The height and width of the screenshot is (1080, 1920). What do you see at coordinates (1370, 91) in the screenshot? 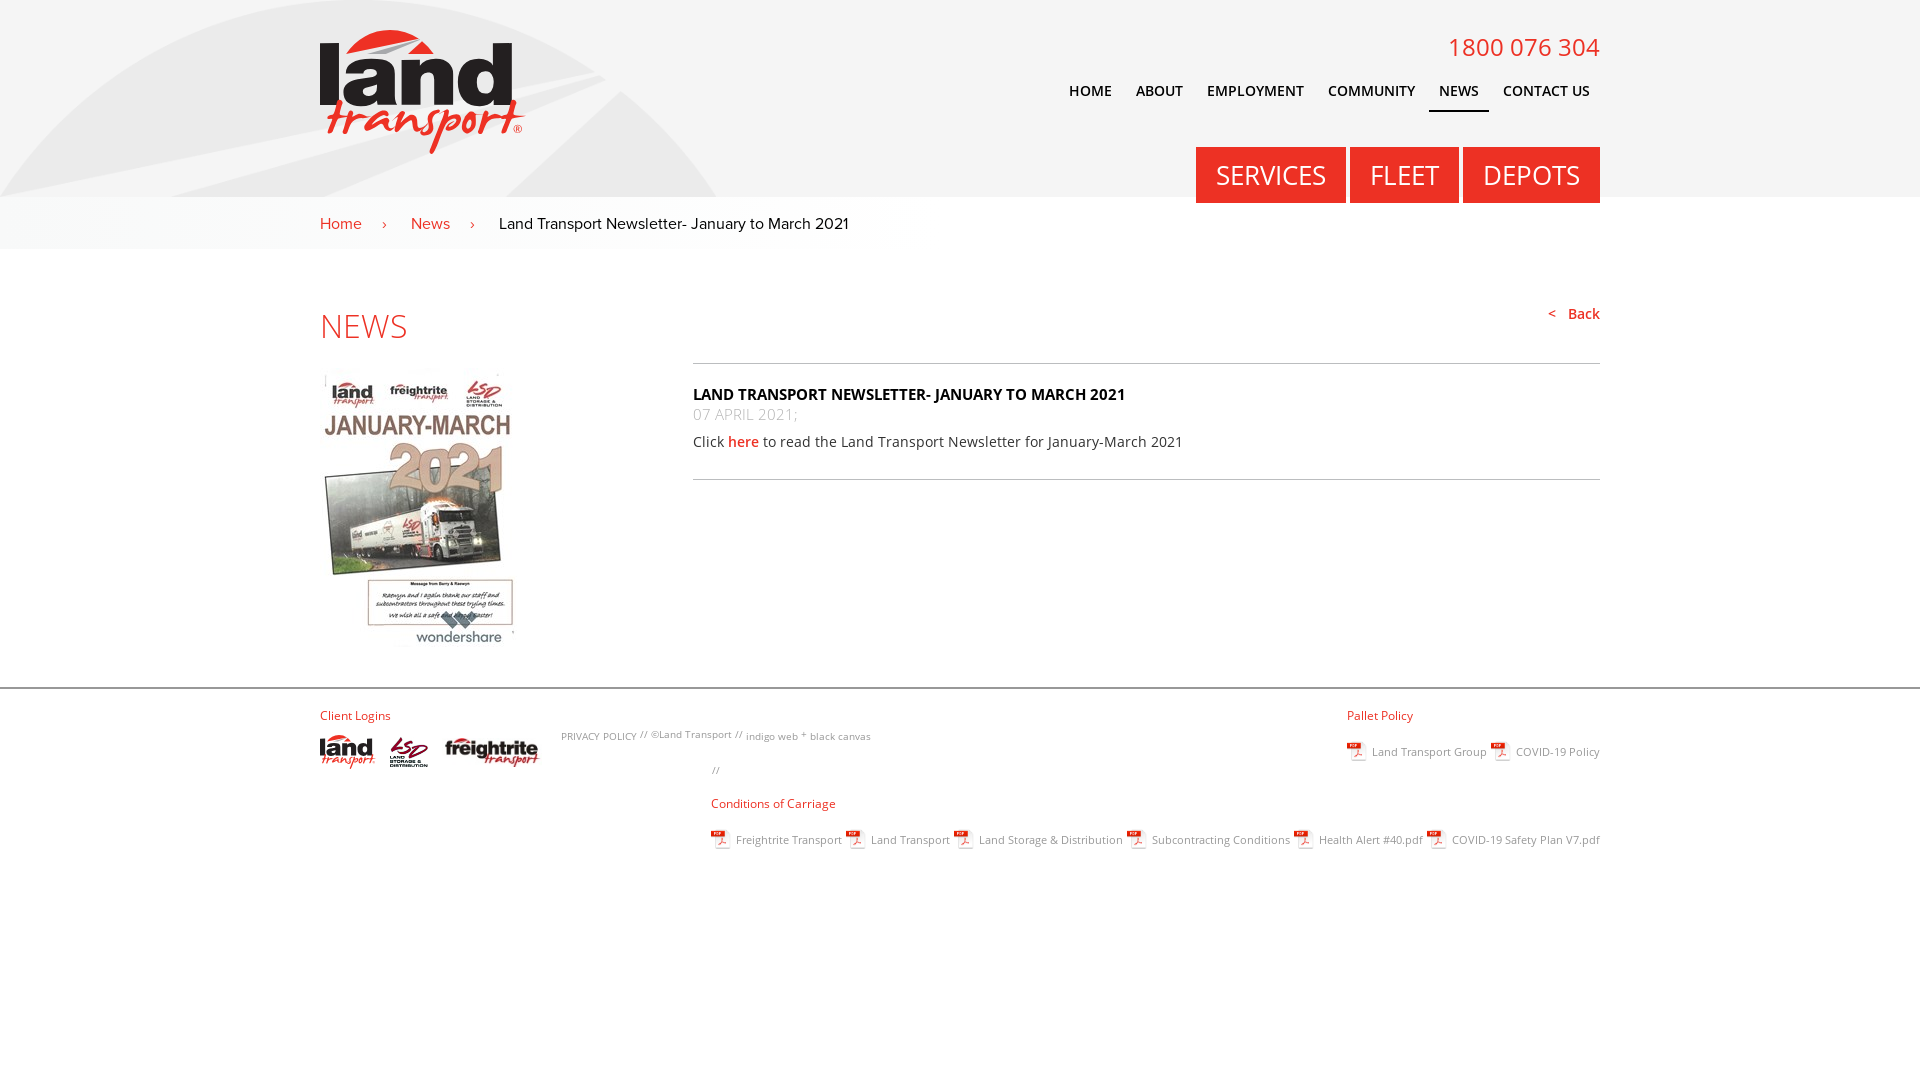
I see `'COMMUNITY'` at bounding box center [1370, 91].